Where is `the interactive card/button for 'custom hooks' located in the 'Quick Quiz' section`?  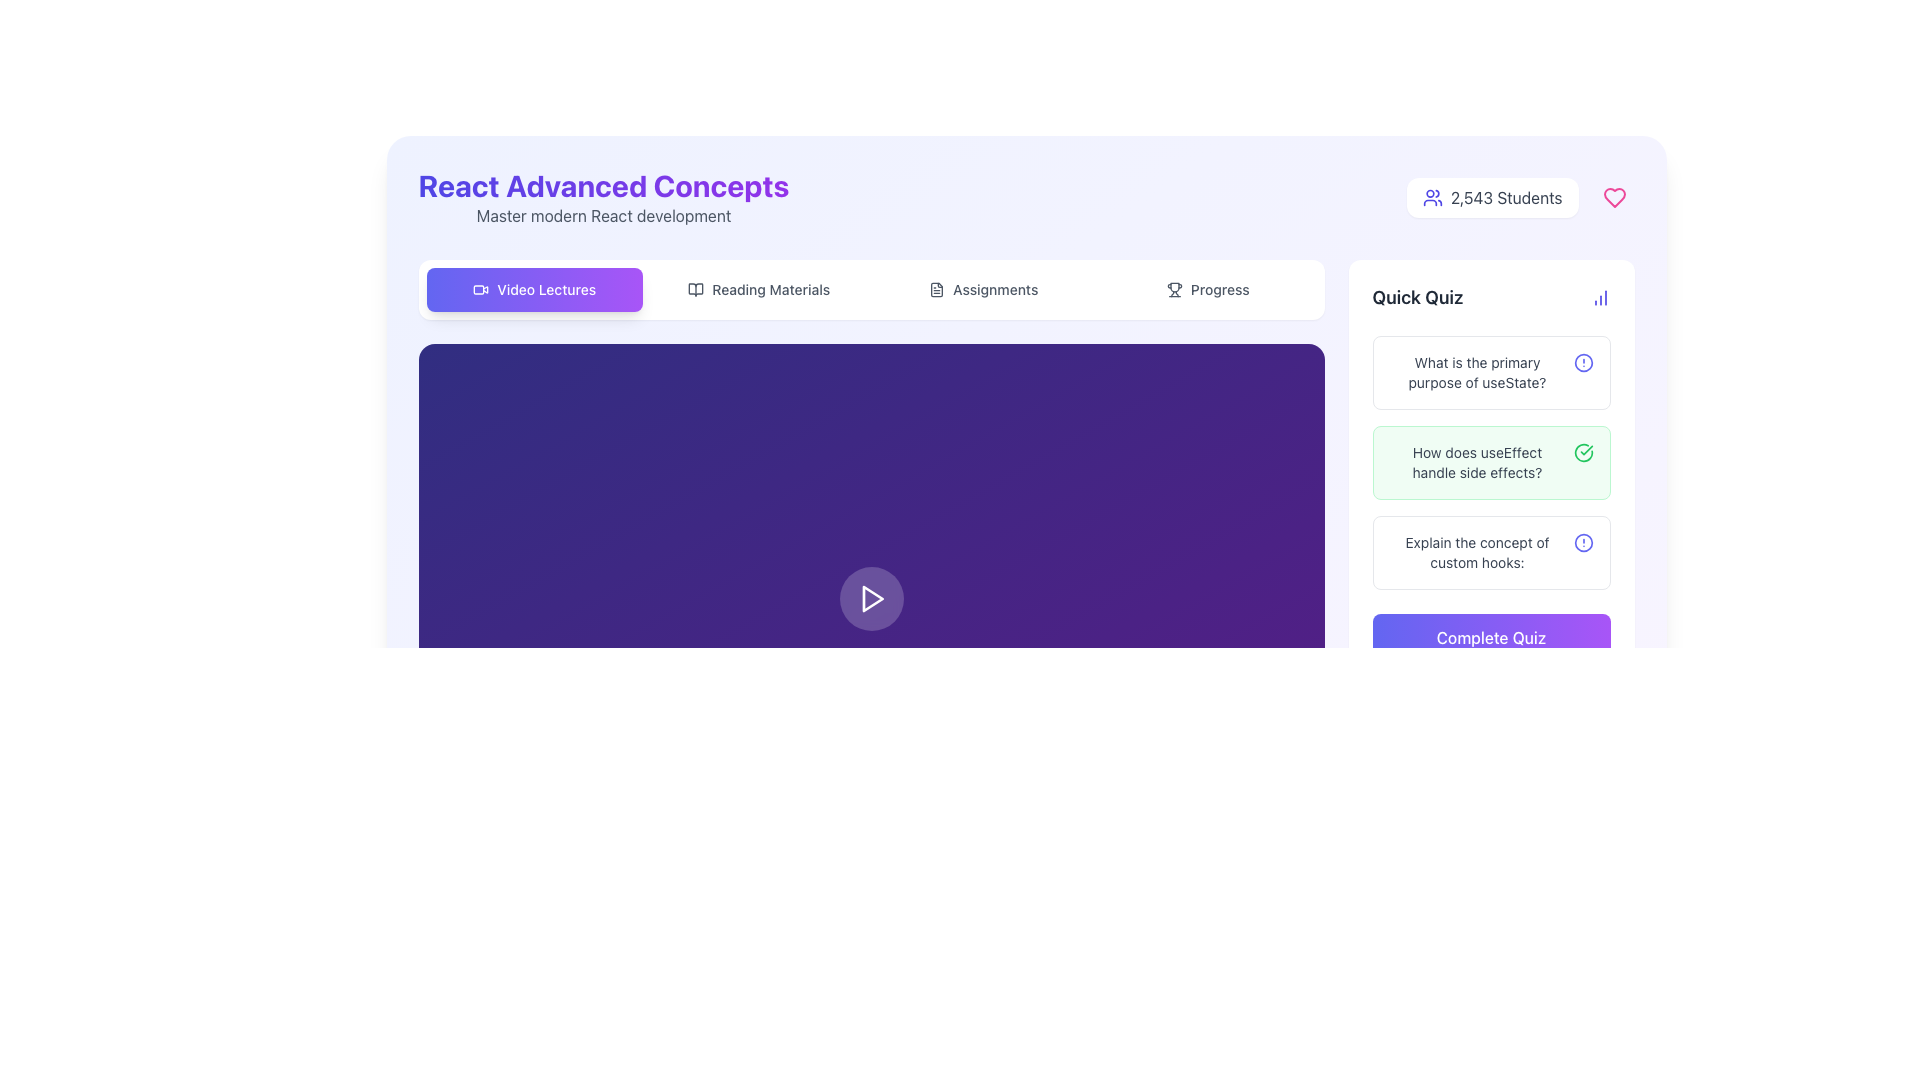 the interactive card/button for 'custom hooks' located in the 'Quick Quiz' section is located at coordinates (1491, 552).